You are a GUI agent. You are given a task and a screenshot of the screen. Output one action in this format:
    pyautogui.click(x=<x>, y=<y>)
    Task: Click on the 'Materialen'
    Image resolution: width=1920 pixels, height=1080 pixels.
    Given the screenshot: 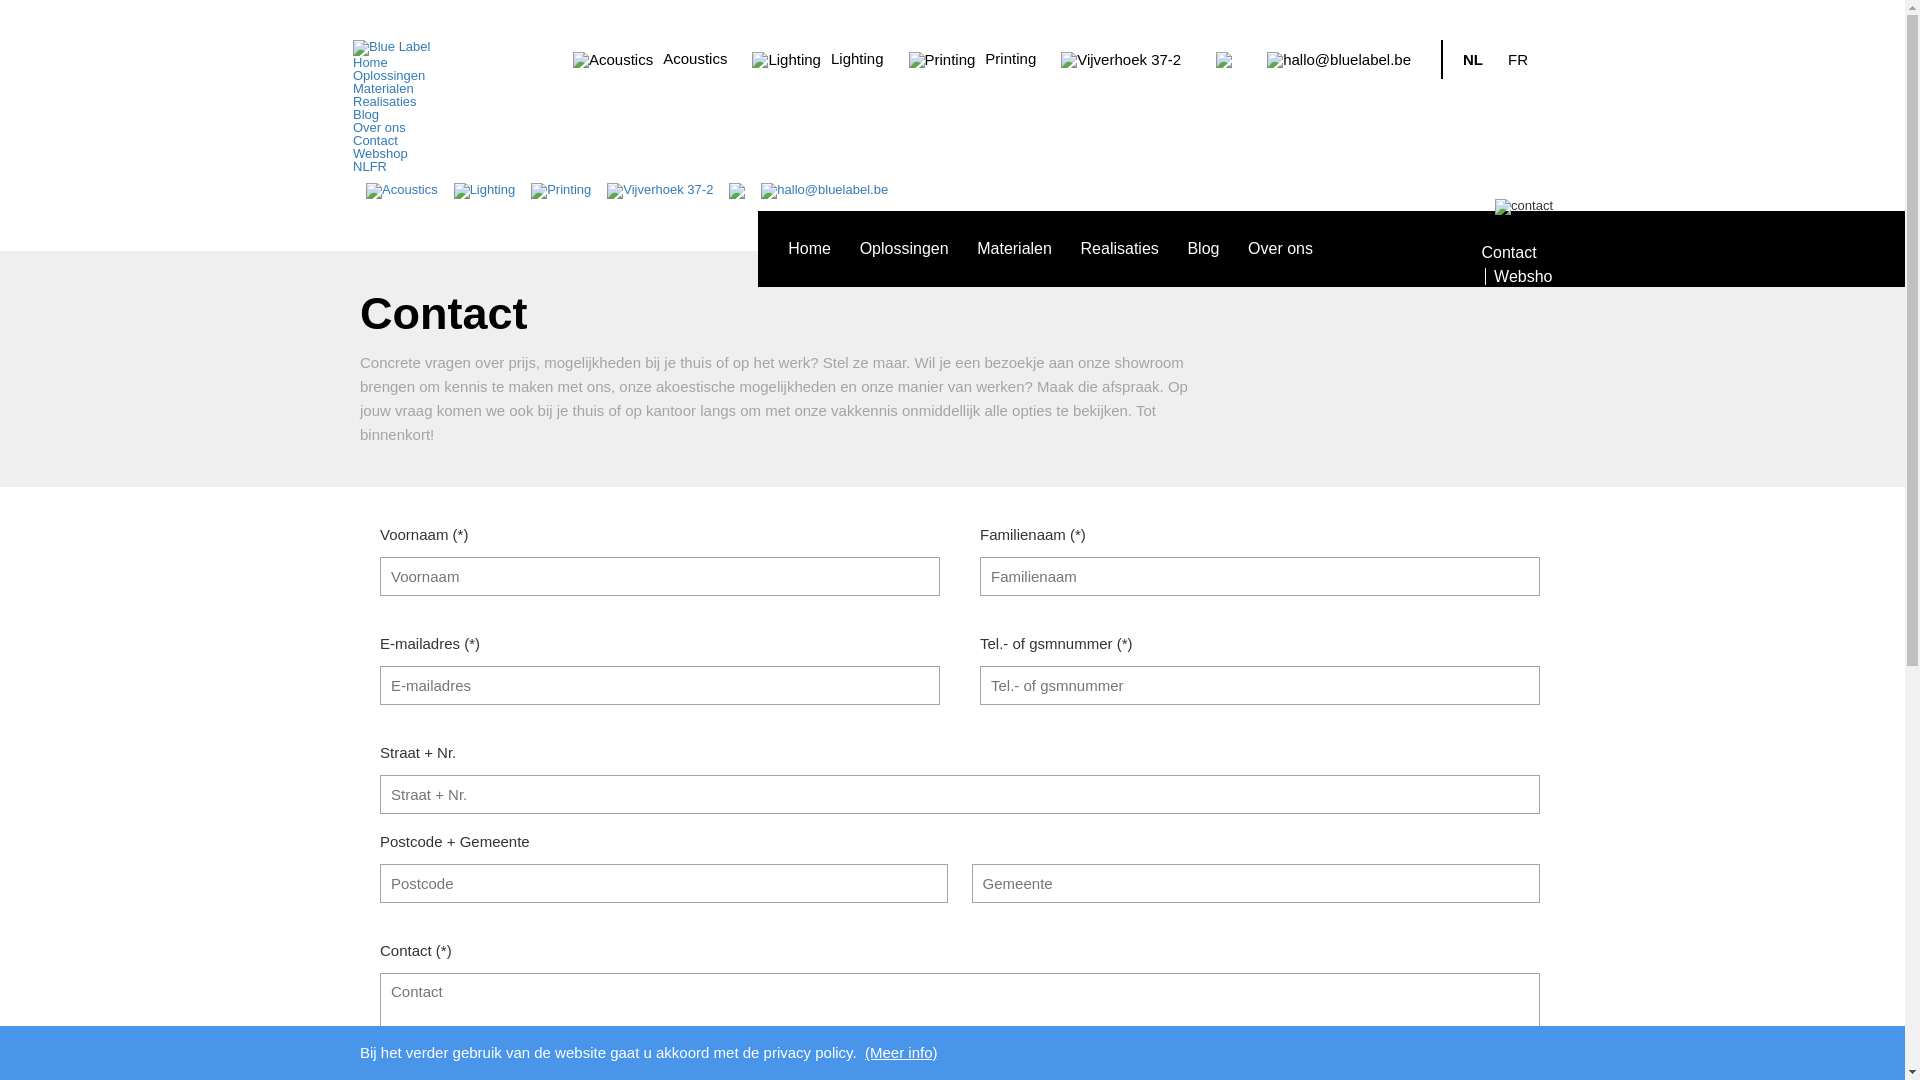 What is the action you would take?
    pyautogui.click(x=353, y=87)
    